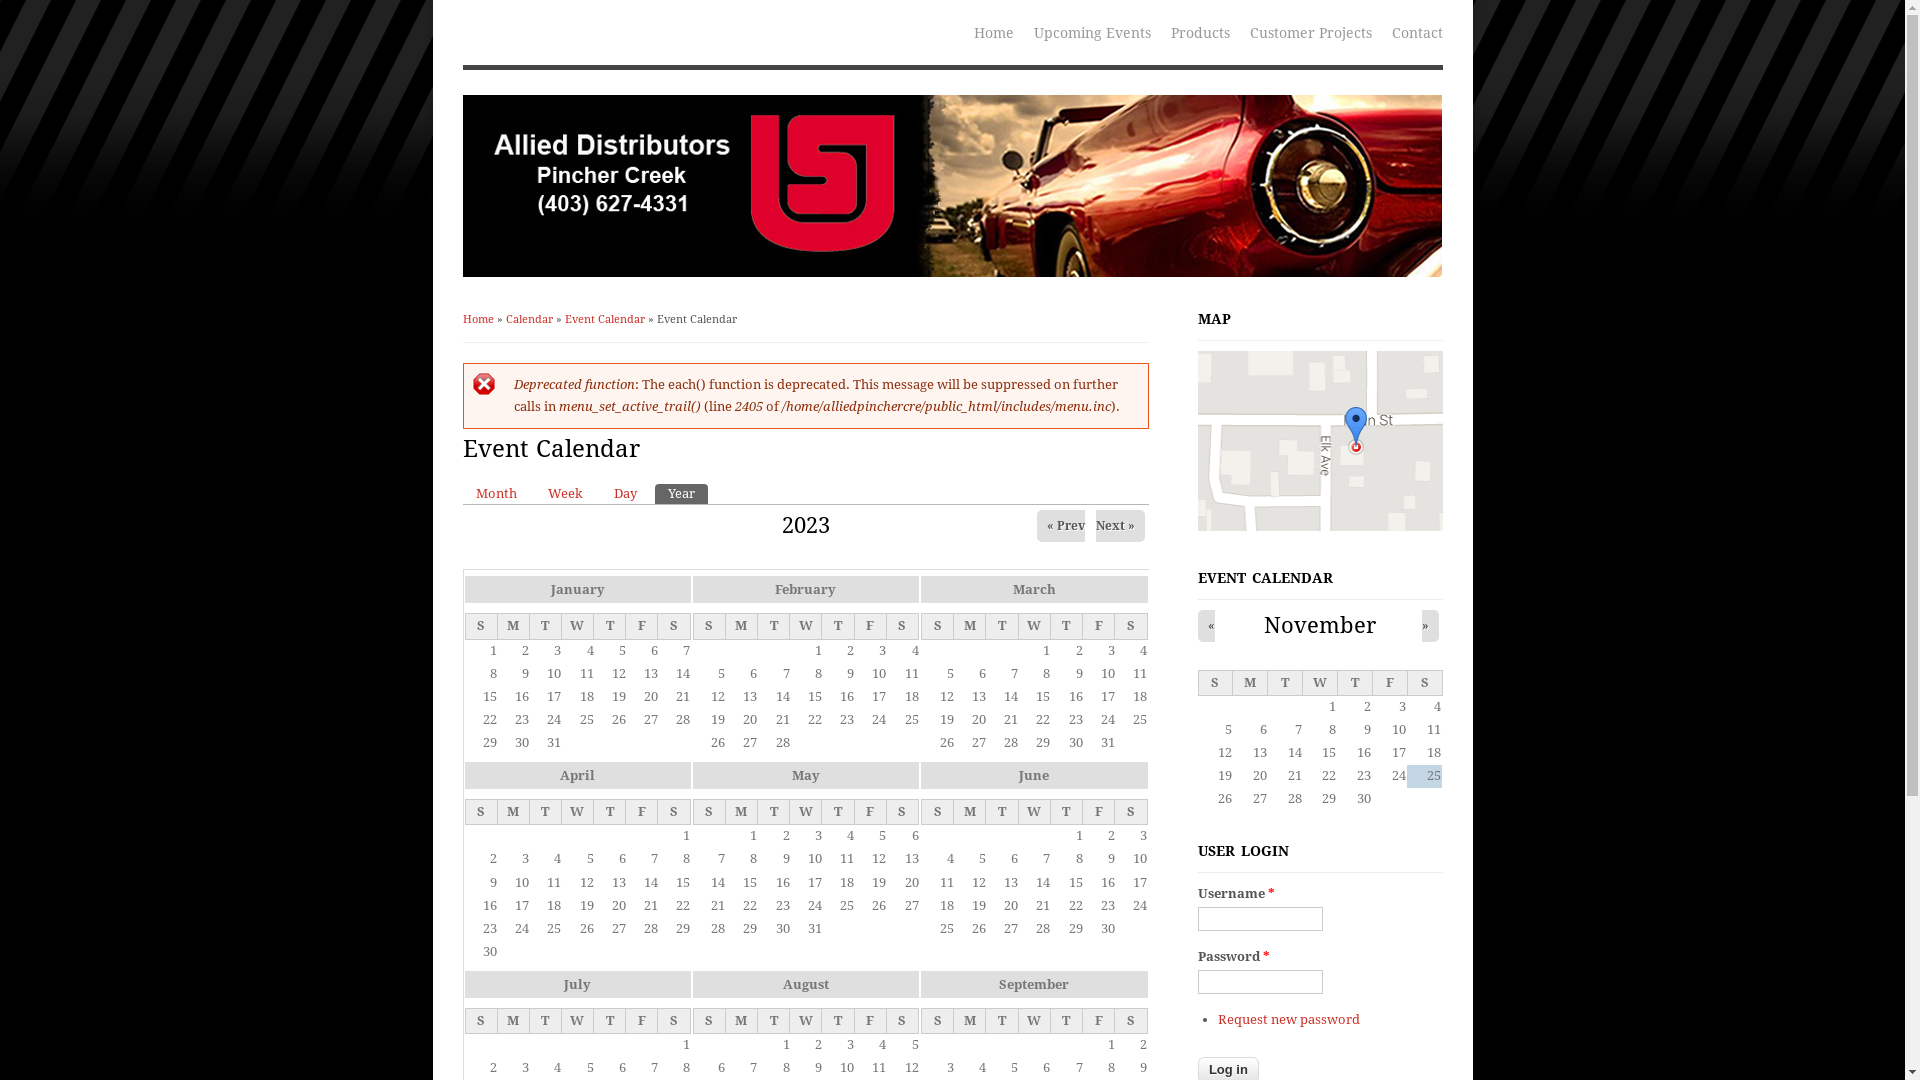 This screenshot has width=1920, height=1080. What do you see at coordinates (1033, 774) in the screenshot?
I see `'June'` at bounding box center [1033, 774].